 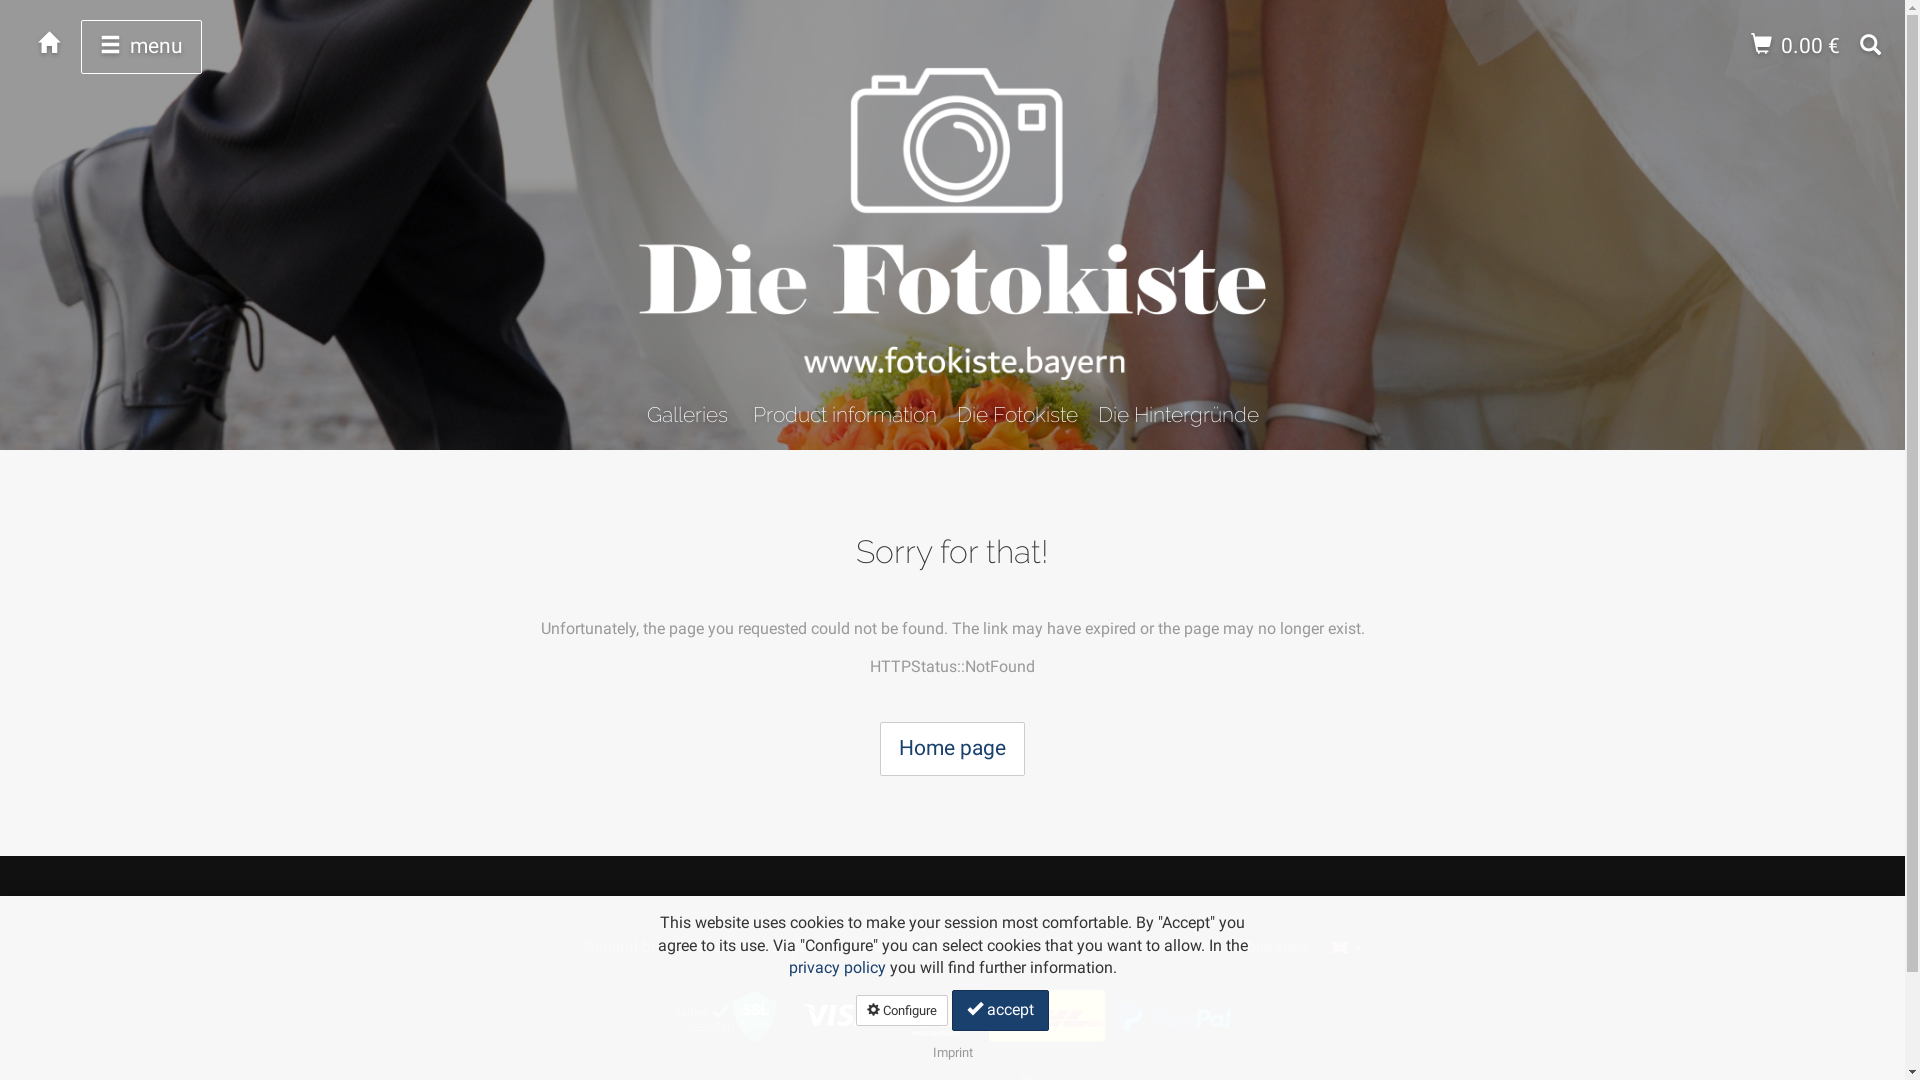 I want to click on 'Configure', so click(x=901, y=1010).